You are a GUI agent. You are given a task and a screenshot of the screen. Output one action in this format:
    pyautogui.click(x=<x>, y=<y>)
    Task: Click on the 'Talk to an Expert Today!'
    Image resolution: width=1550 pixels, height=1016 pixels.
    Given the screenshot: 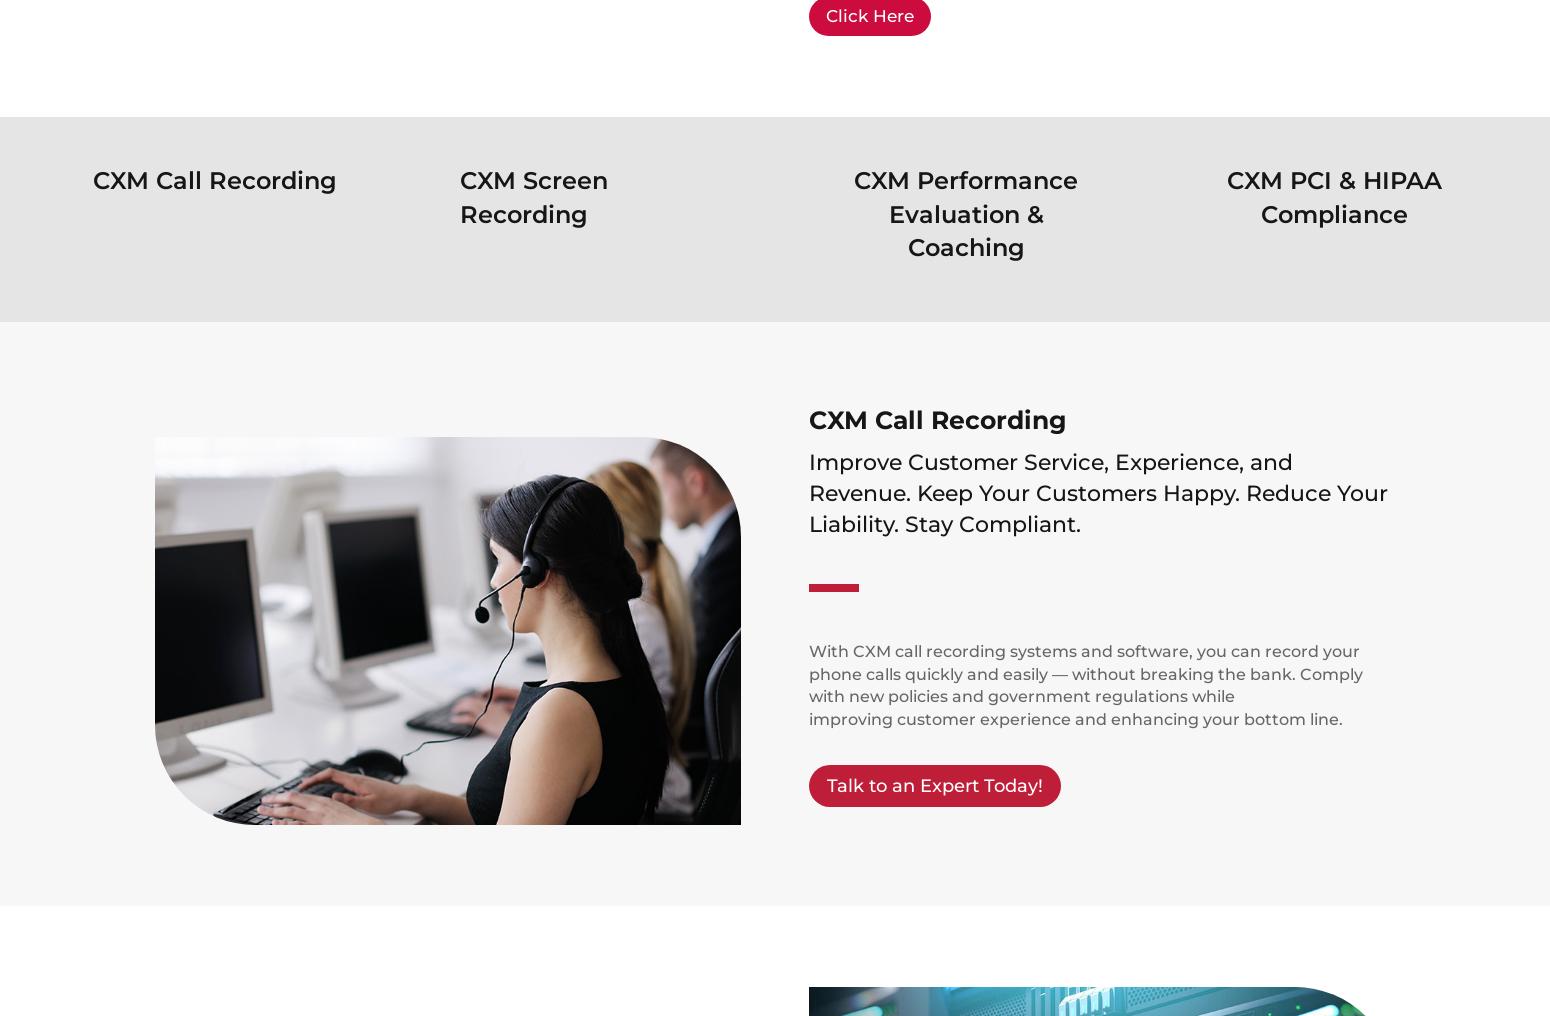 What is the action you would take?
    pyautogui.click(x=933, y=783)
    